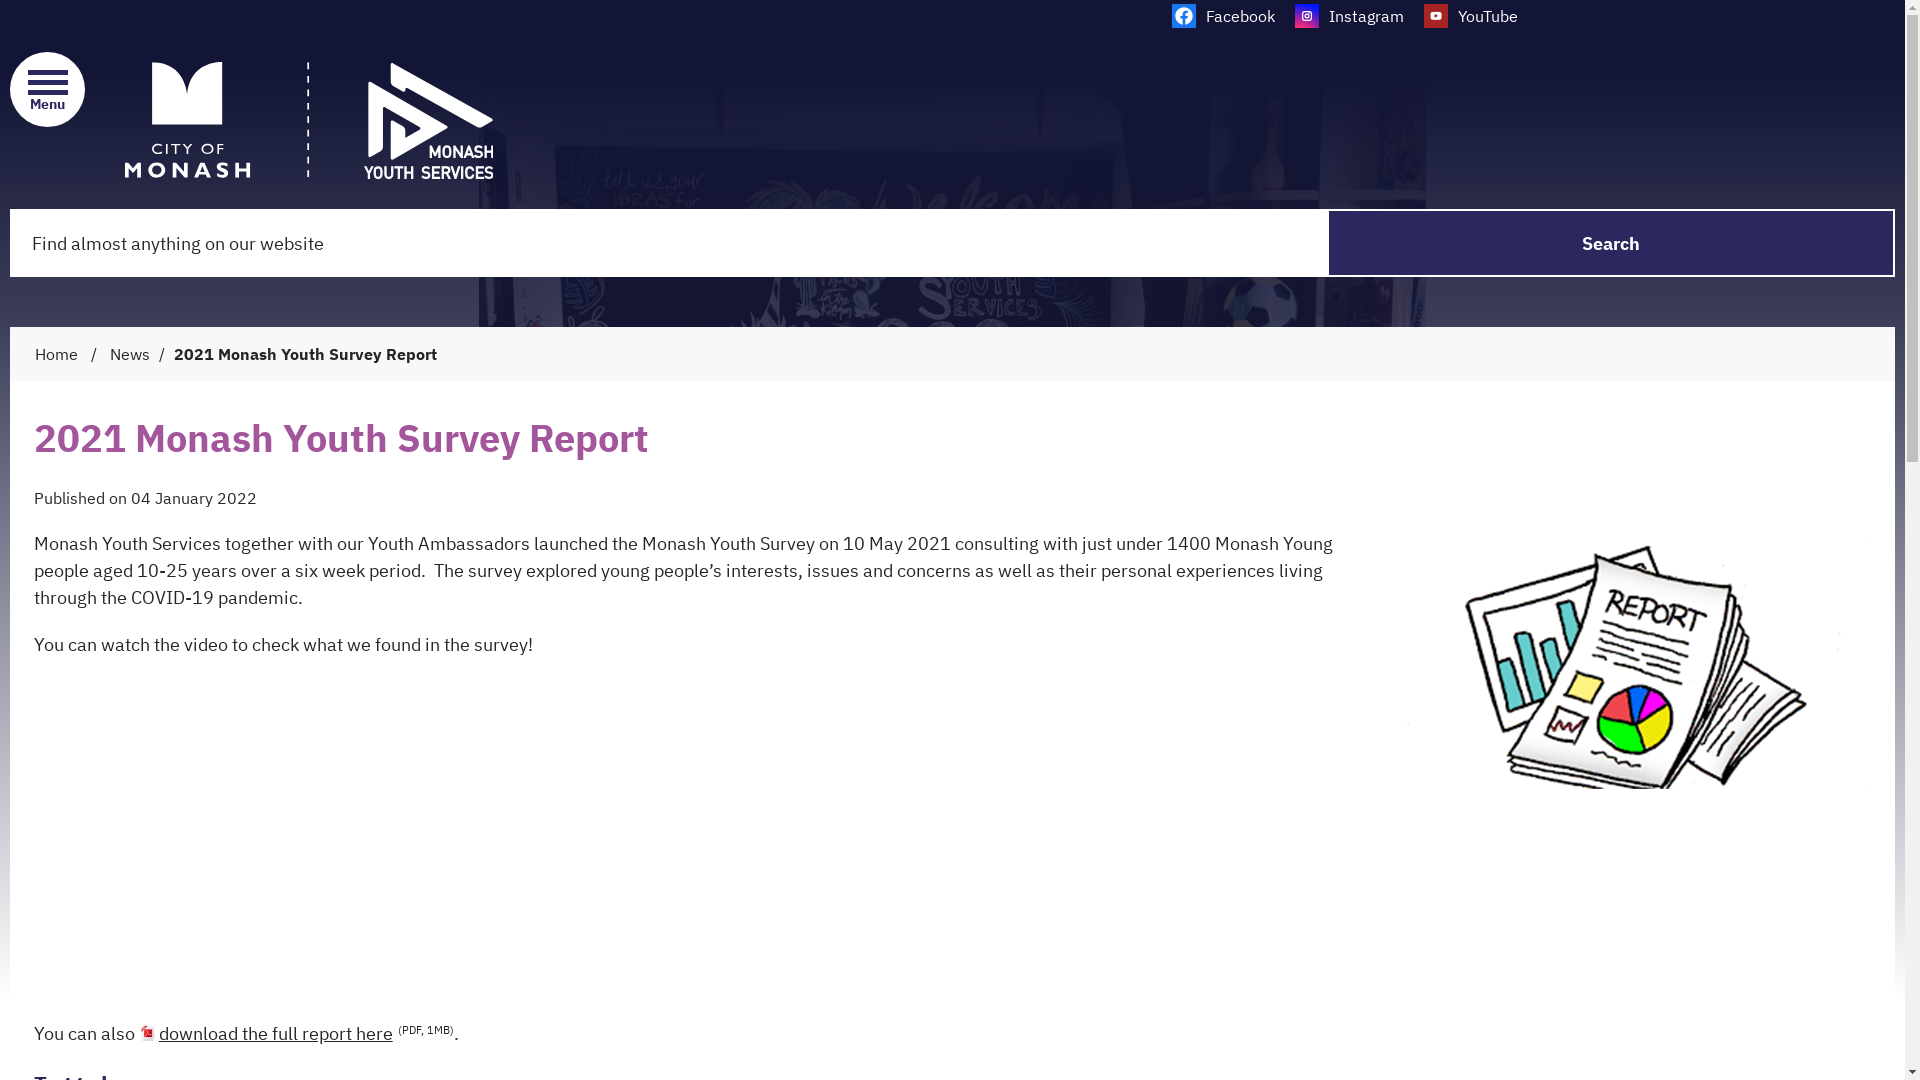 The image size is (1920, 1080). What do you see at coordinates (123, 120) in the screenshot?
I see `'Home - City of Monash - Logo'` at bounding box center [123, 120].